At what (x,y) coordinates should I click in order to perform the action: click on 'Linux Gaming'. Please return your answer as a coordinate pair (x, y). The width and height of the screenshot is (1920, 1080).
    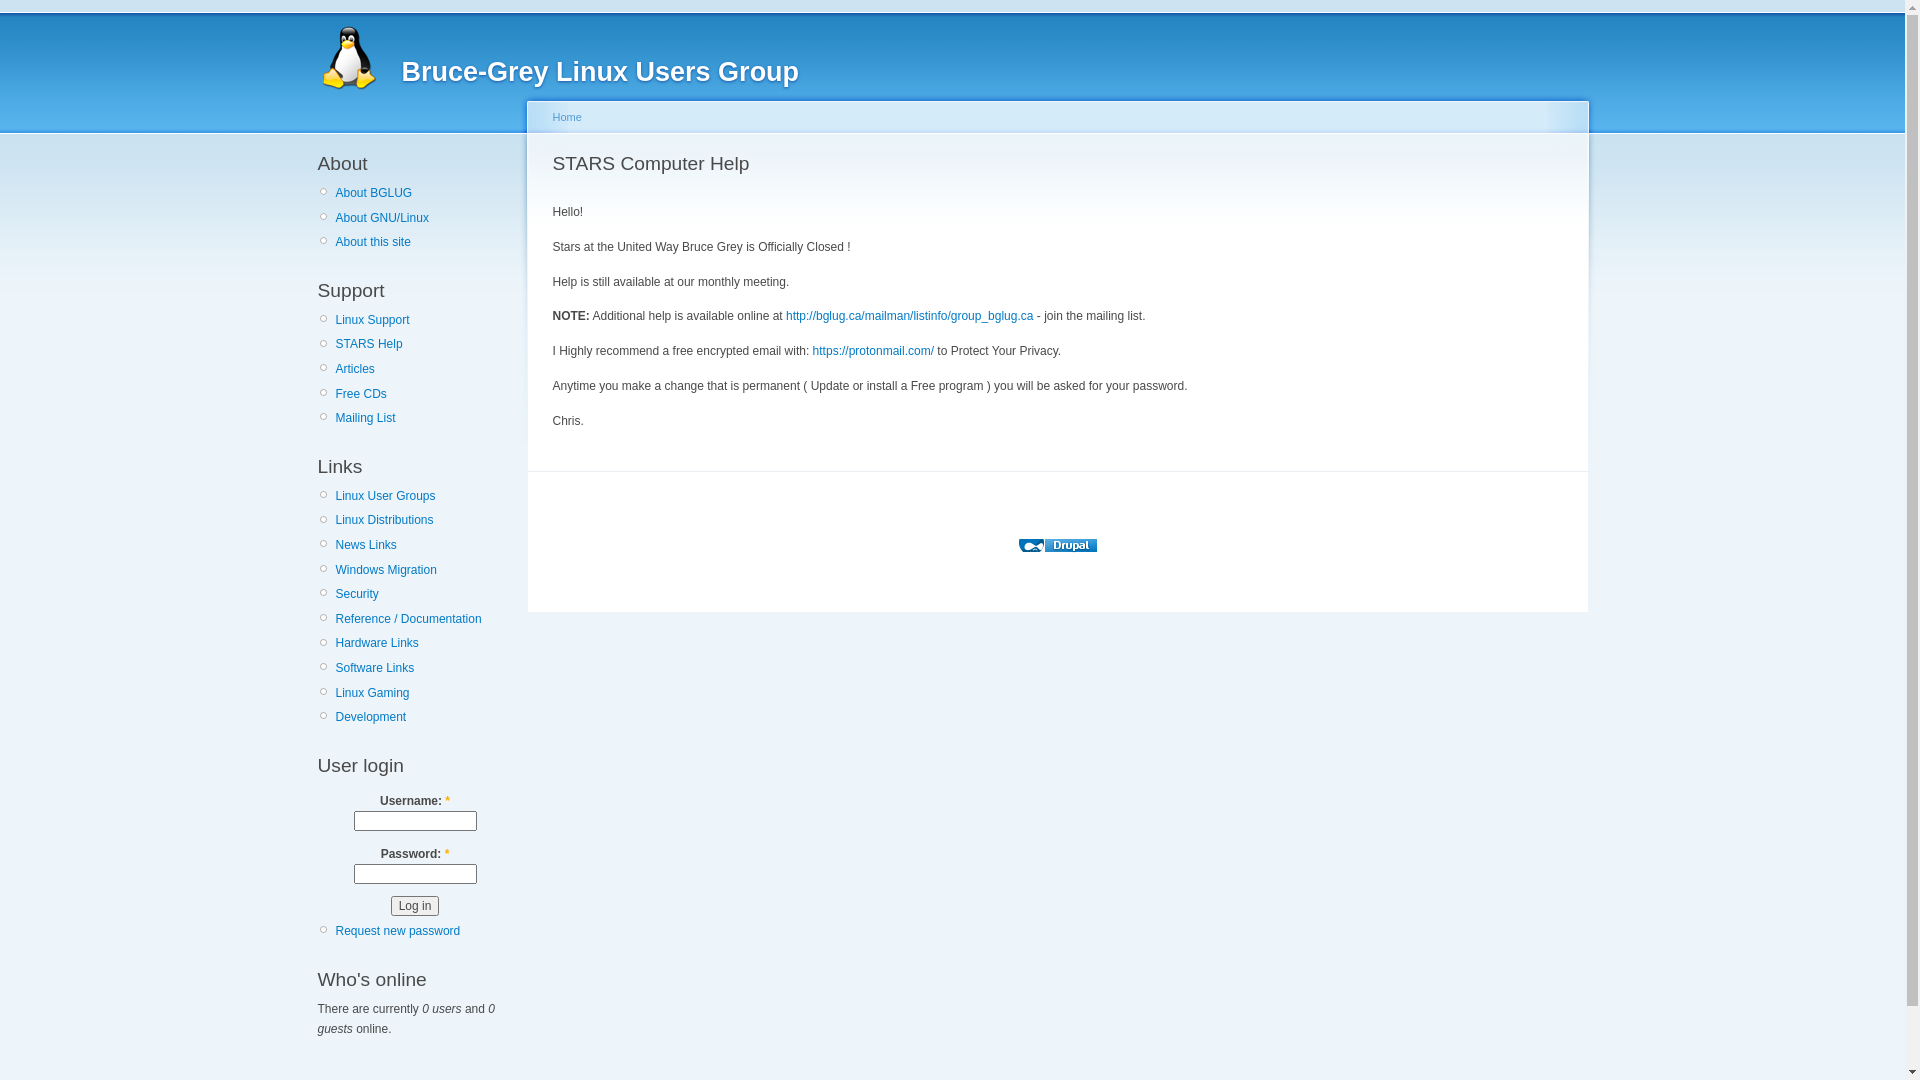
    Looking at the image, I should click on (423, 692).